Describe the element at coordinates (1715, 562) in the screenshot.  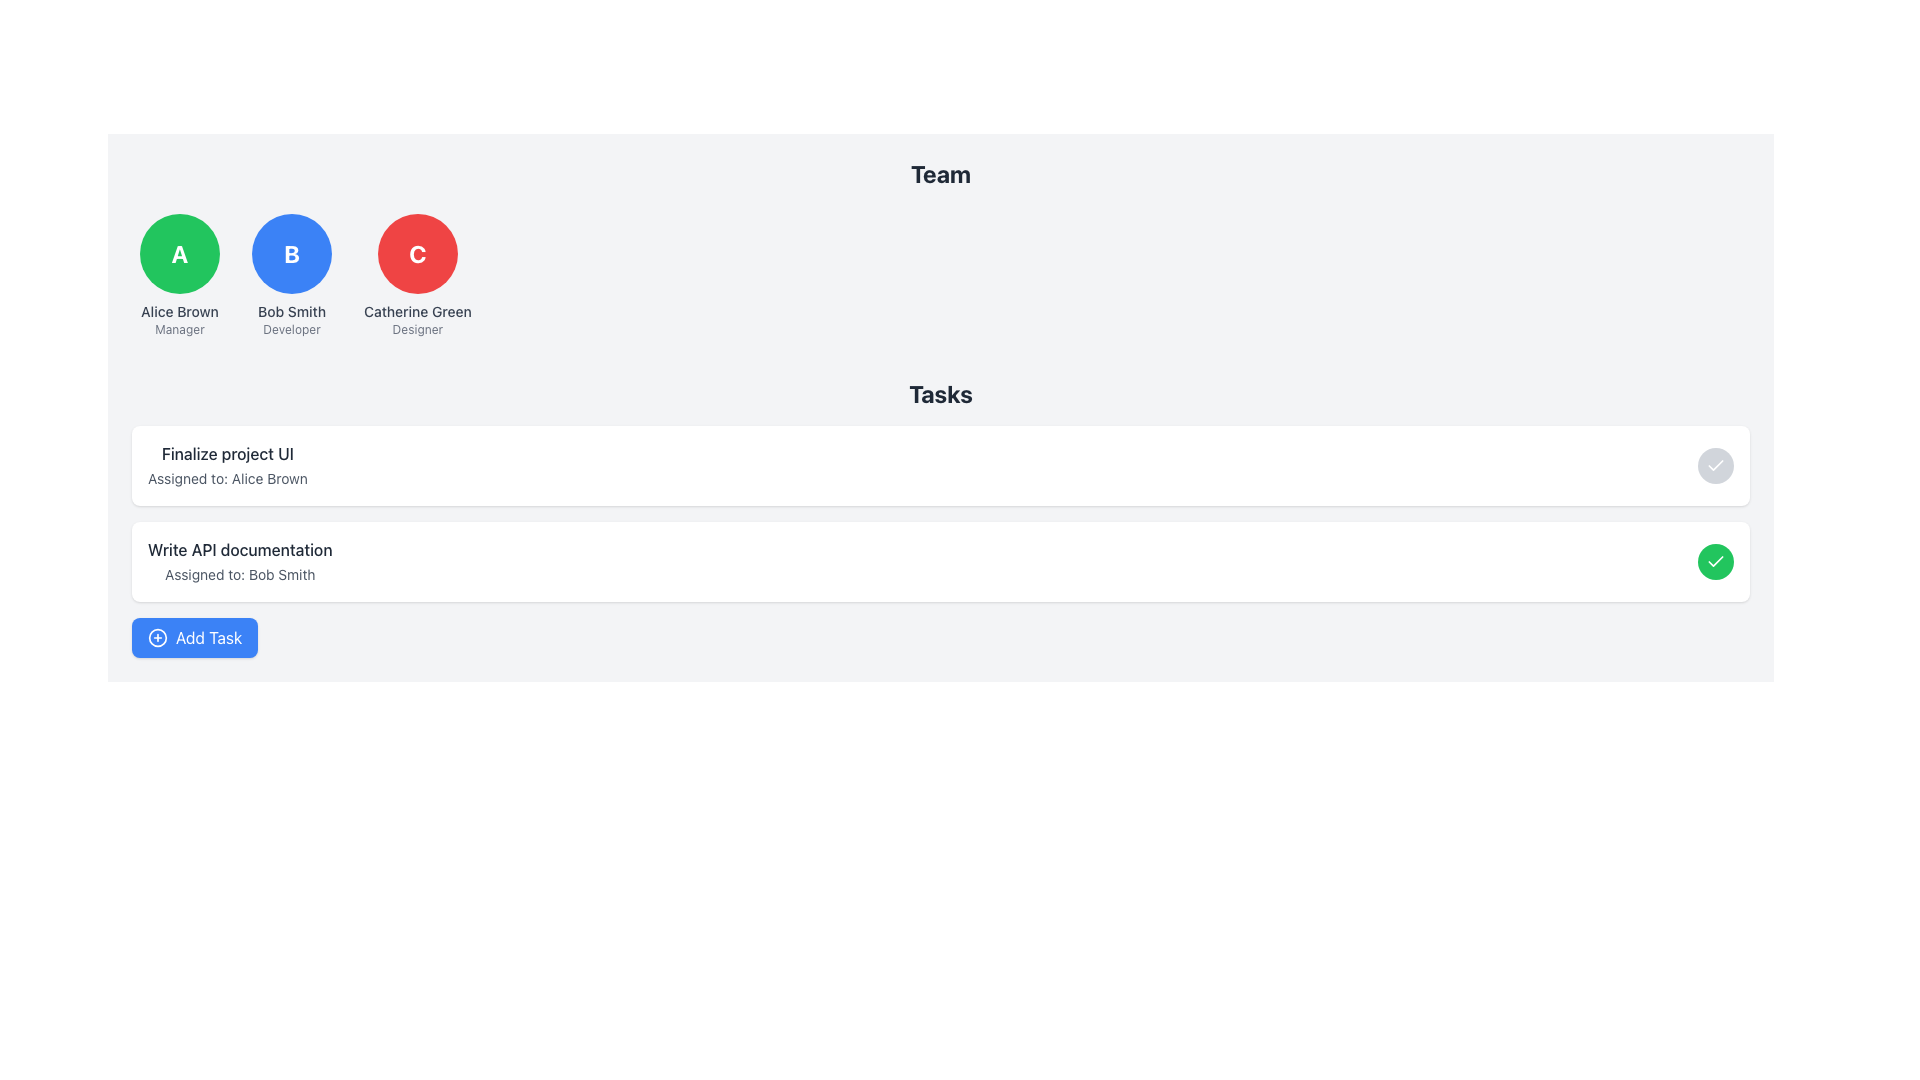
I see `the small green circular checkmark icon that indicates the completion status of the 'Write API documentation' task in the 'Tasks' section` at that location.